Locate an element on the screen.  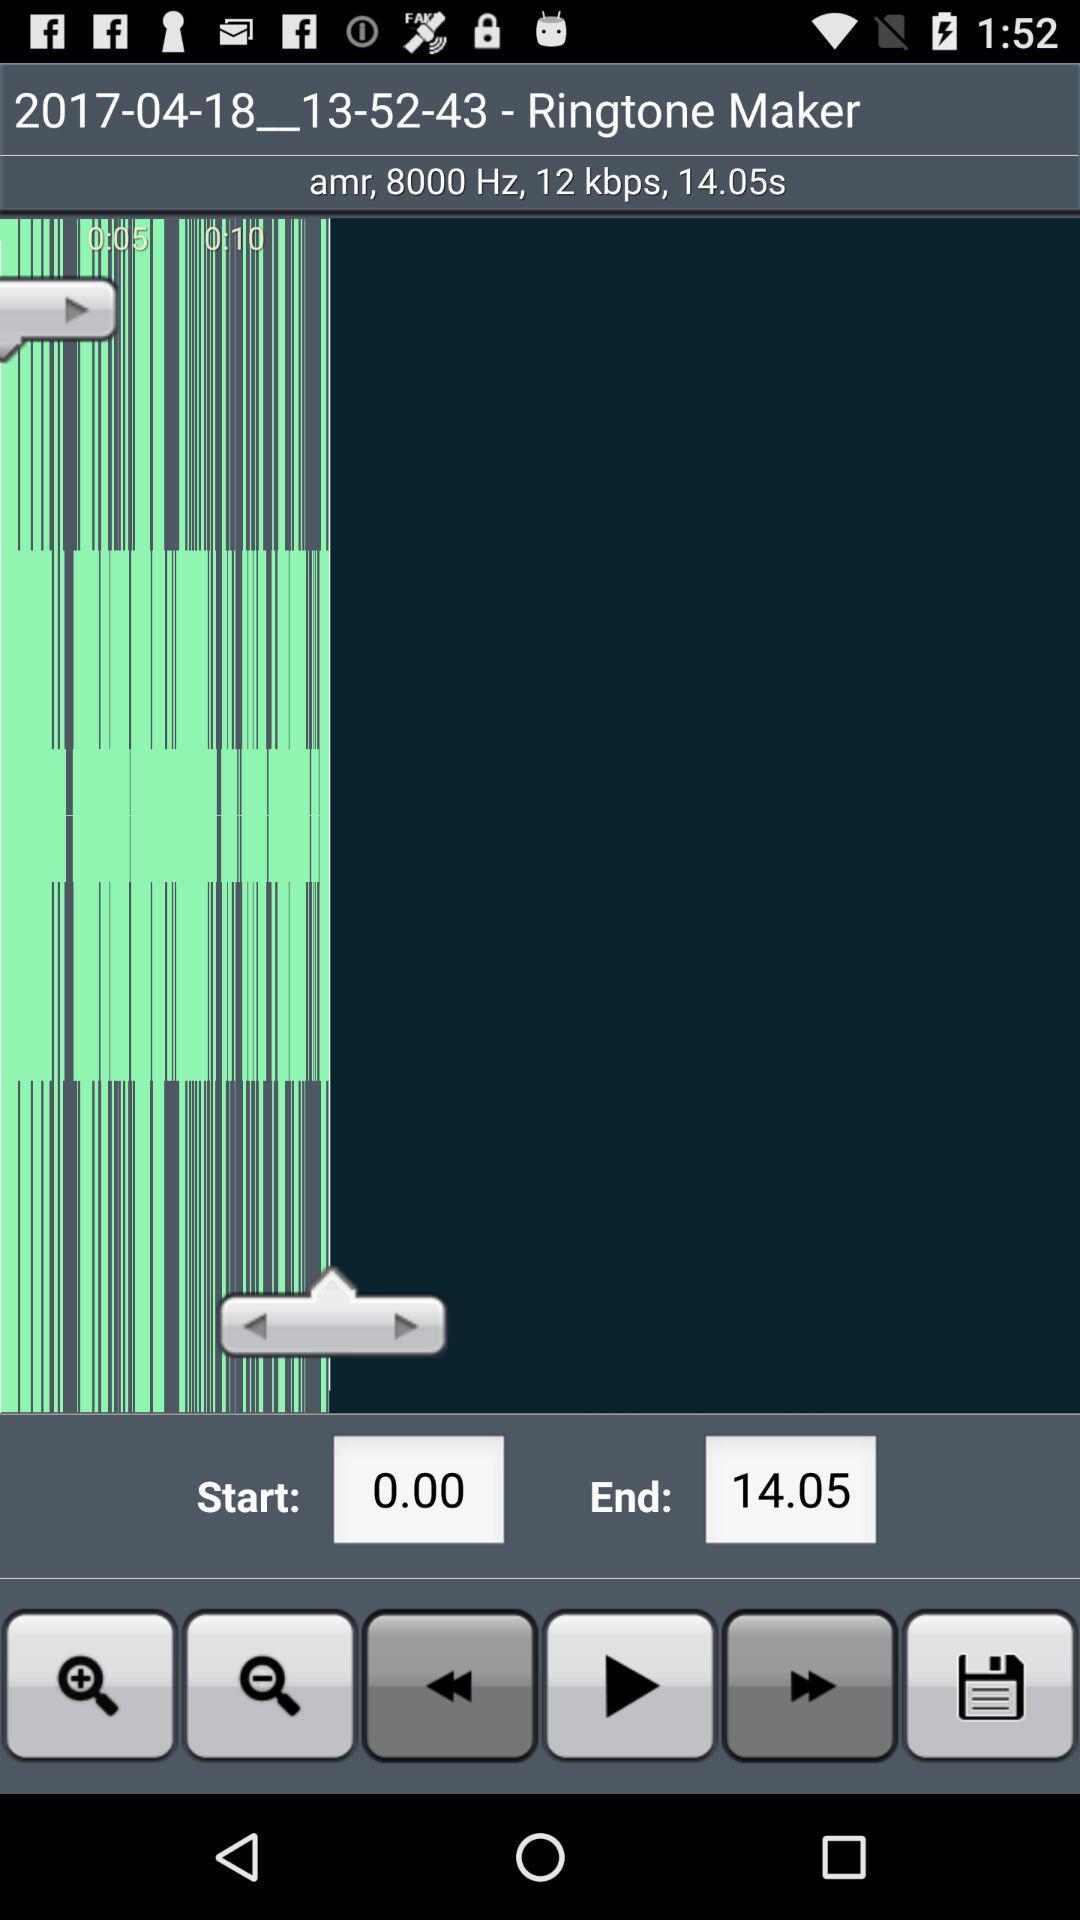
save is located at coordinates (990, 1684).